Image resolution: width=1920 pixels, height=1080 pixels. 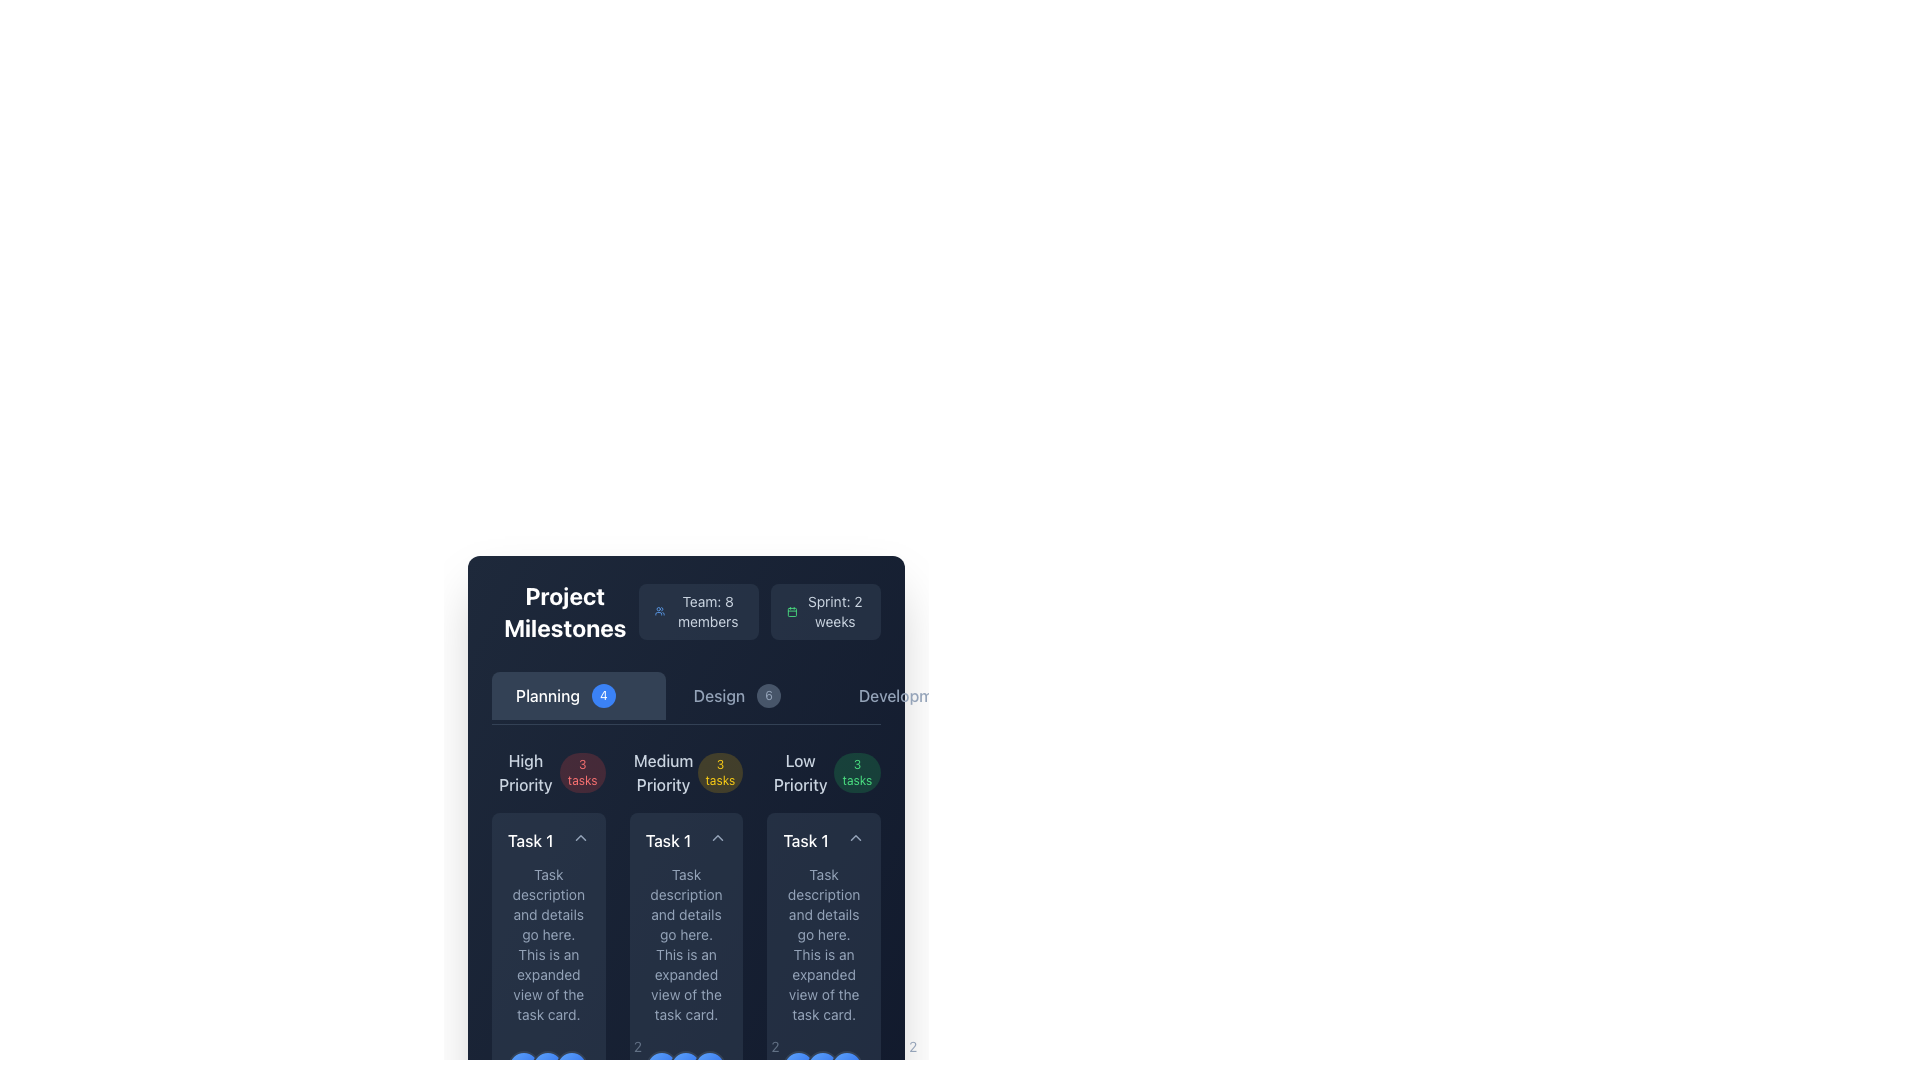 What do you see at coordinates (720, 771) in the screenshot?
I see `displayed text from the Label or Badge indicating the number of tasks associated with the 'Medium Priority' category, located to the right of the 'Medium Priority' label` at bounding box center [720, 771].